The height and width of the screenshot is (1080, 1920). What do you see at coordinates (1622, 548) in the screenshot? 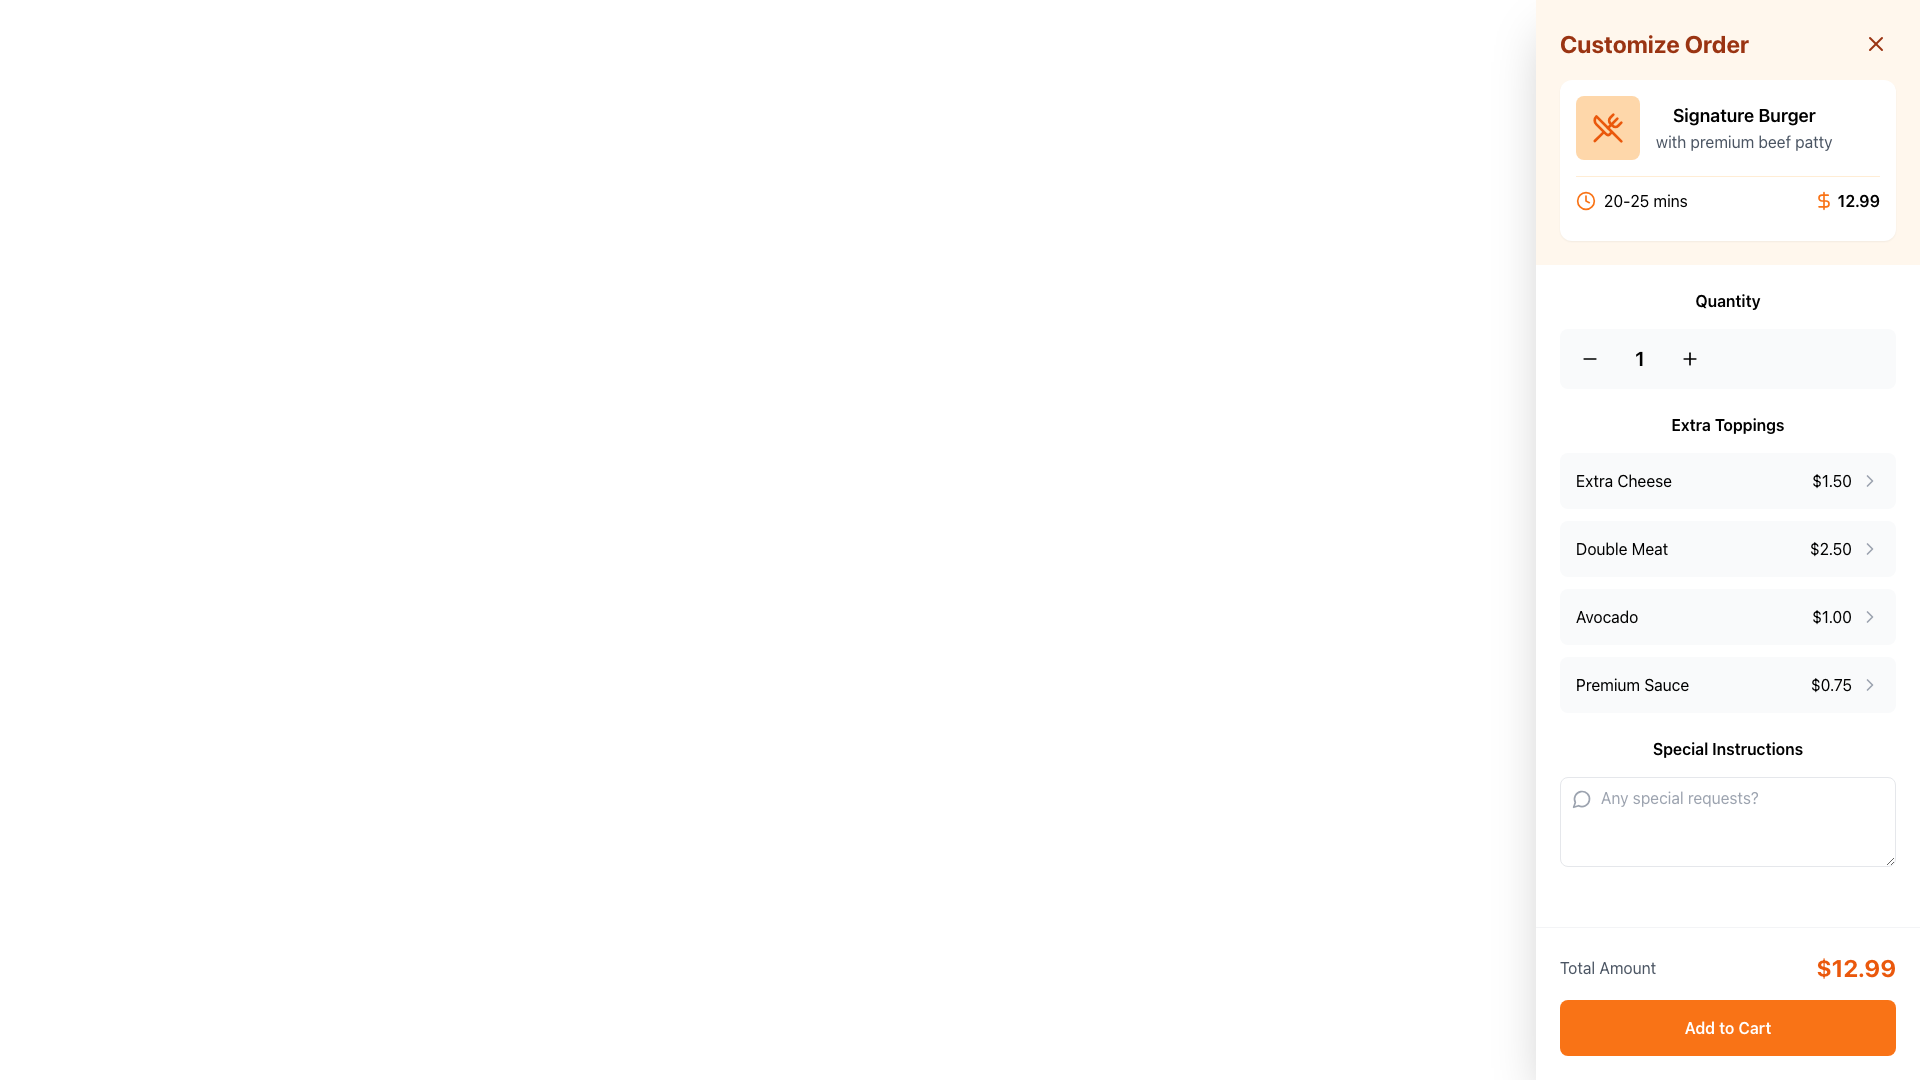
I see `the 'Double Meat' text label, which is displayed in bold black font as part of the extra toppings selection list, positioned between 'Extra Cheese' and 'Avocado'` at bounding box center [1622, 548].